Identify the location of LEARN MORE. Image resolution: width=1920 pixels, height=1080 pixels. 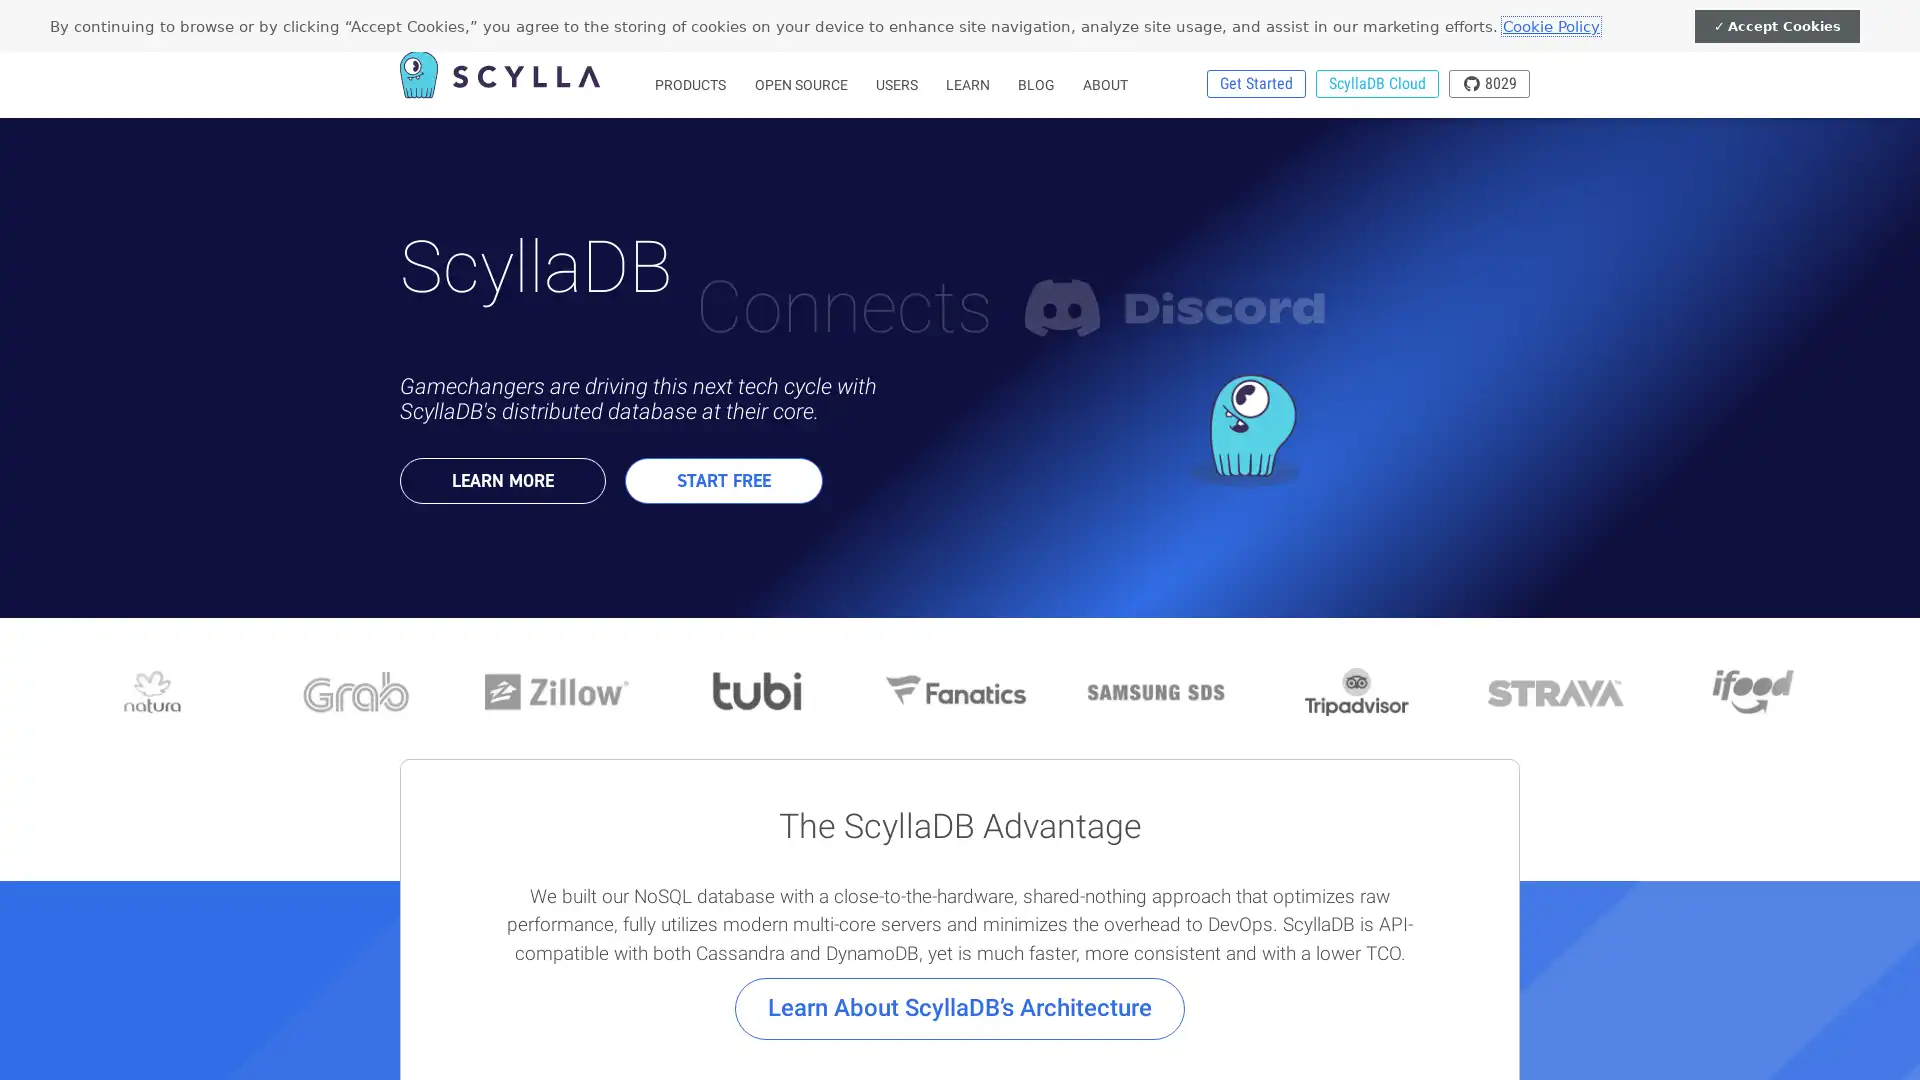
(503, 480).